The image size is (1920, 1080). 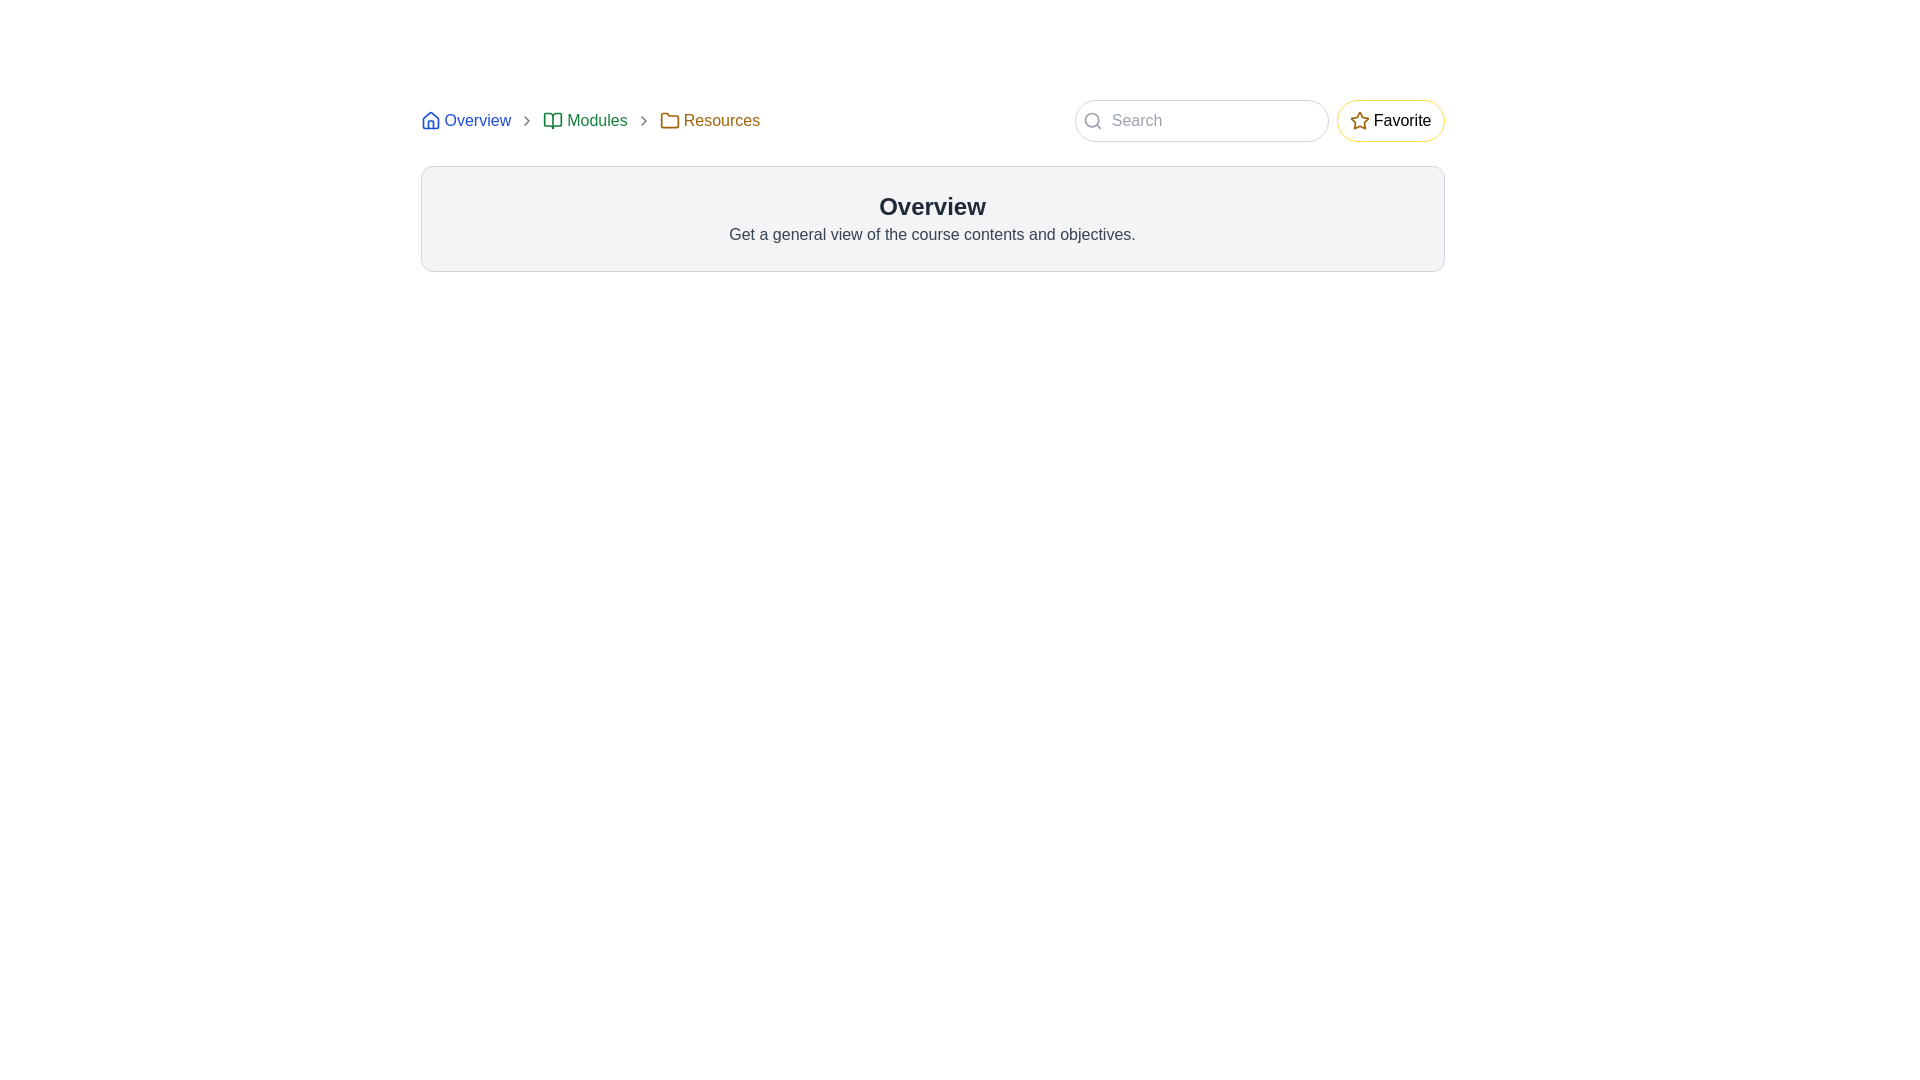 What do you see at coordinates (1200, 120) in the screenshot?
I see `the search input field located at the upper right corner of the interface to focus on it for entering search terms` at bounding box center [1200, 120].